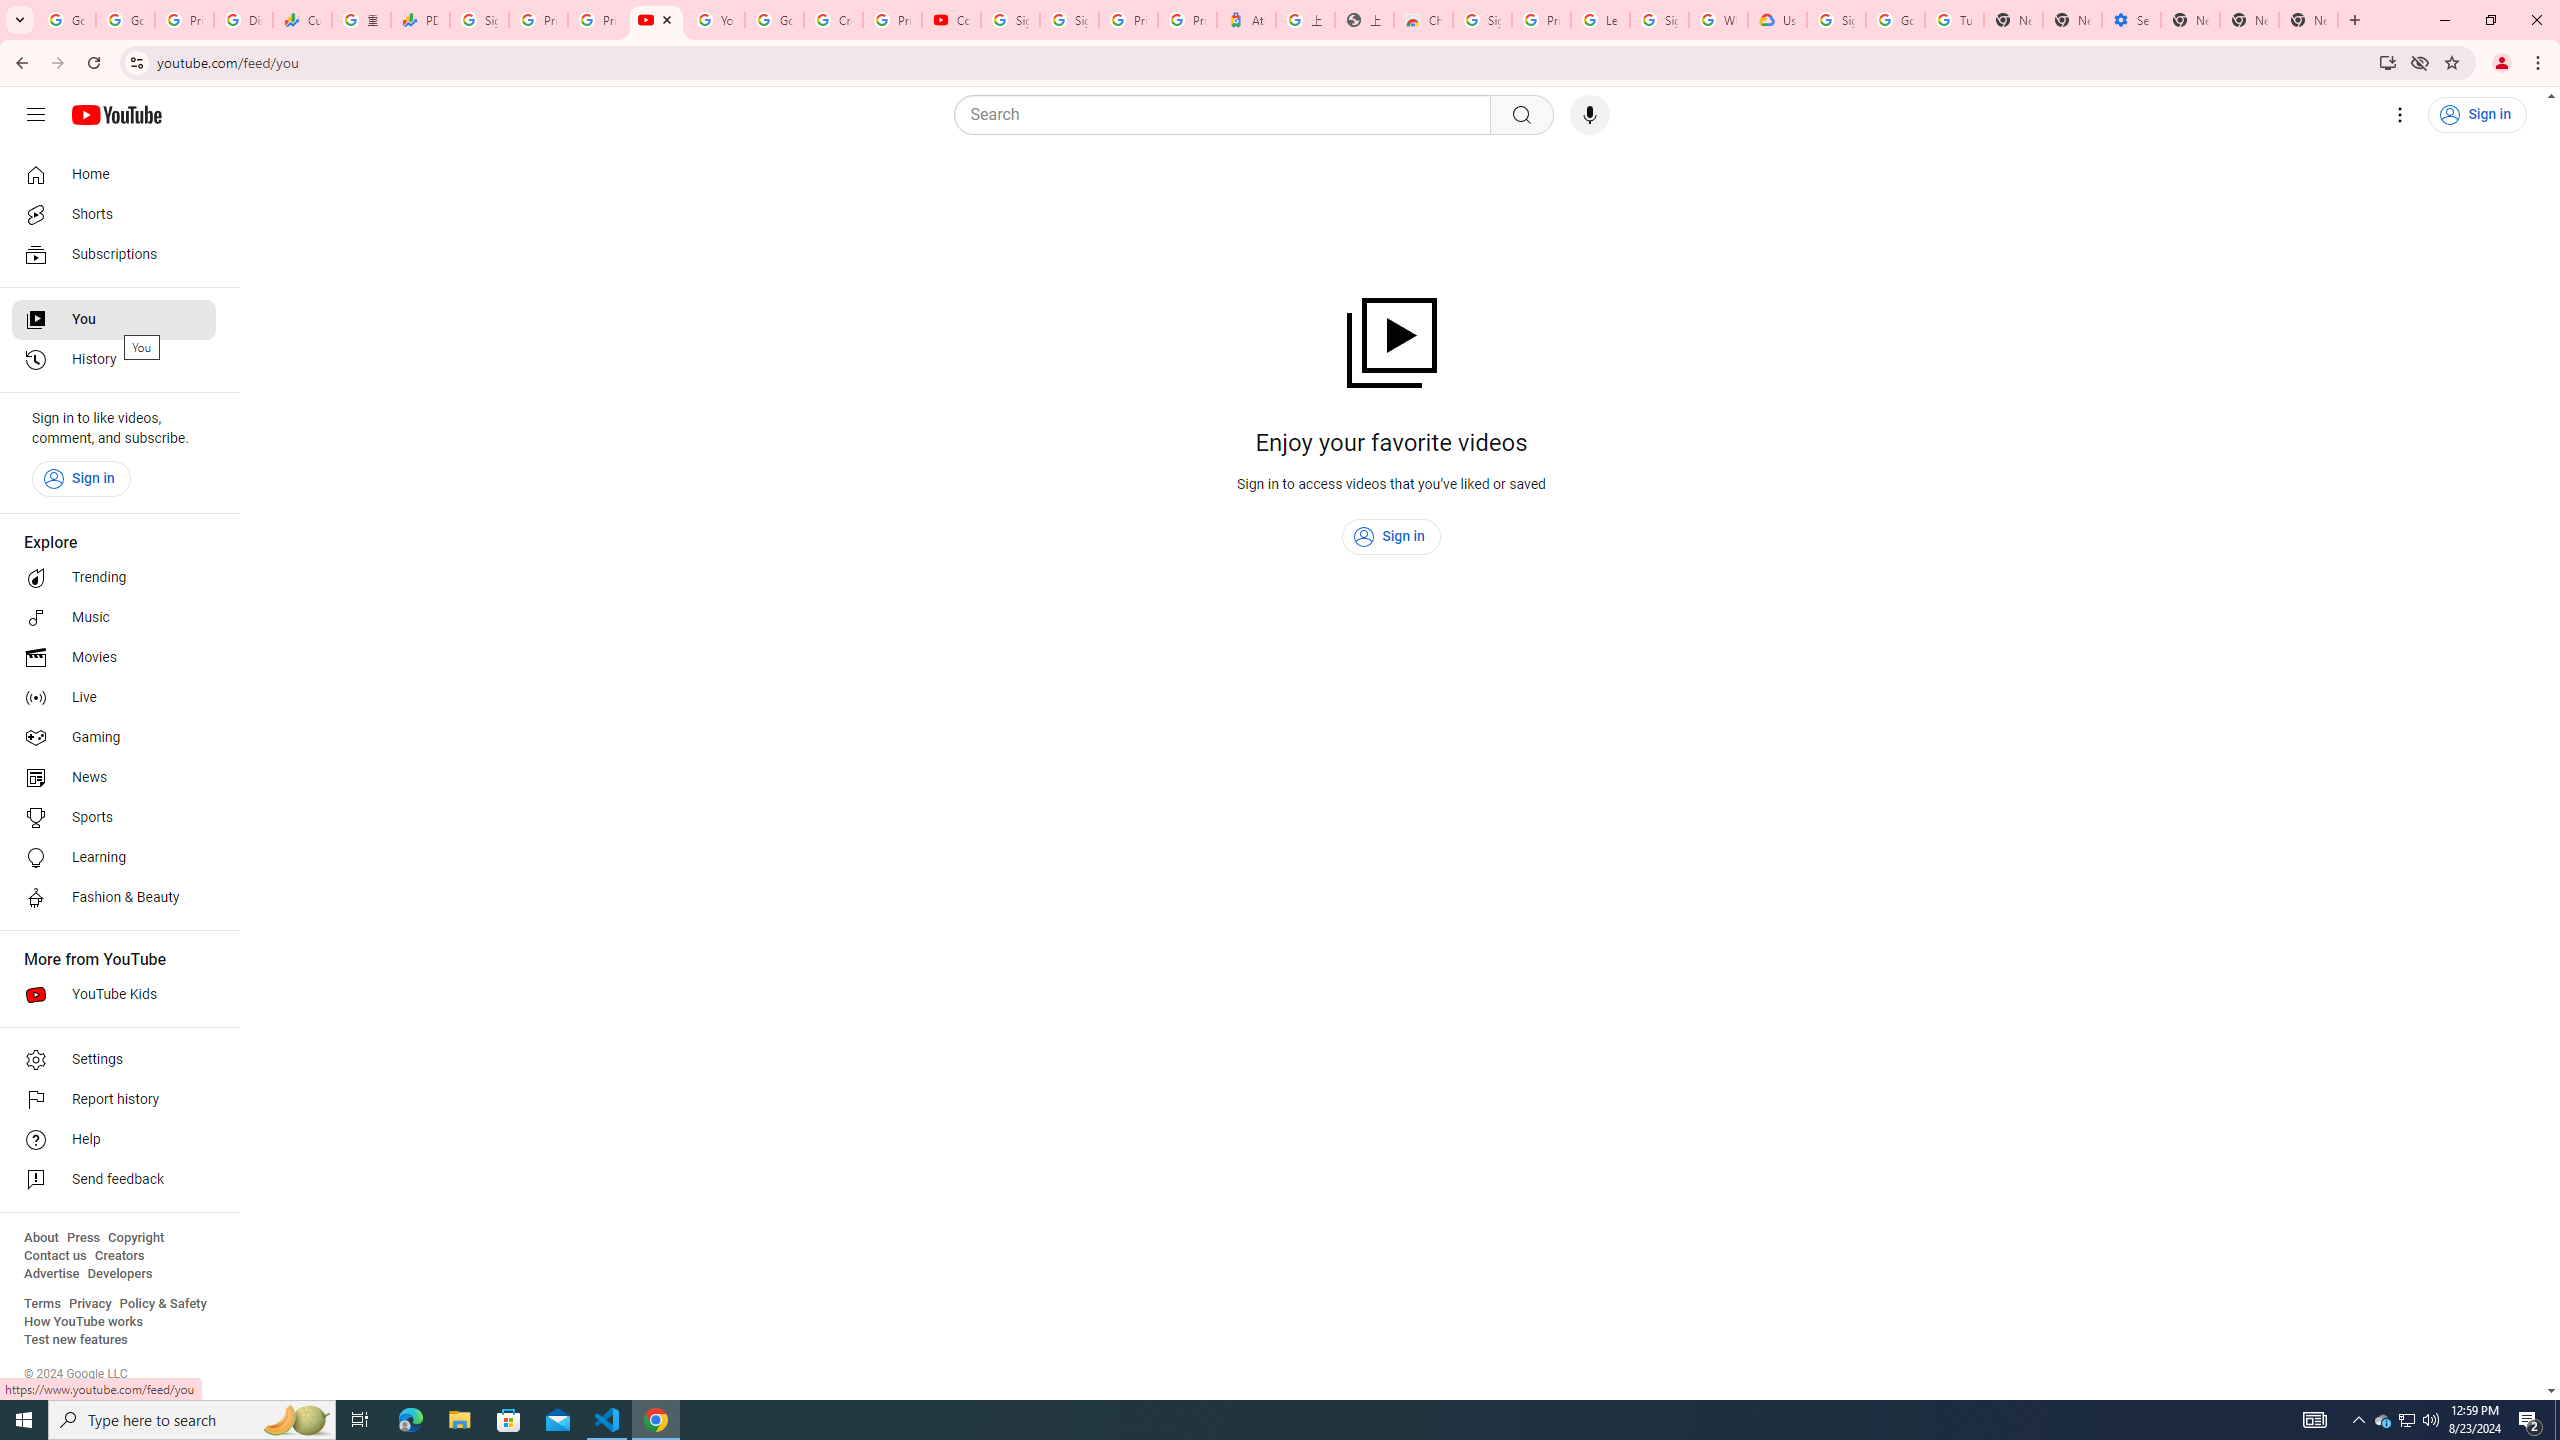 This screenshot has height=1440, width=2560. I want to click on 'Test new features', so click(74, 1338).